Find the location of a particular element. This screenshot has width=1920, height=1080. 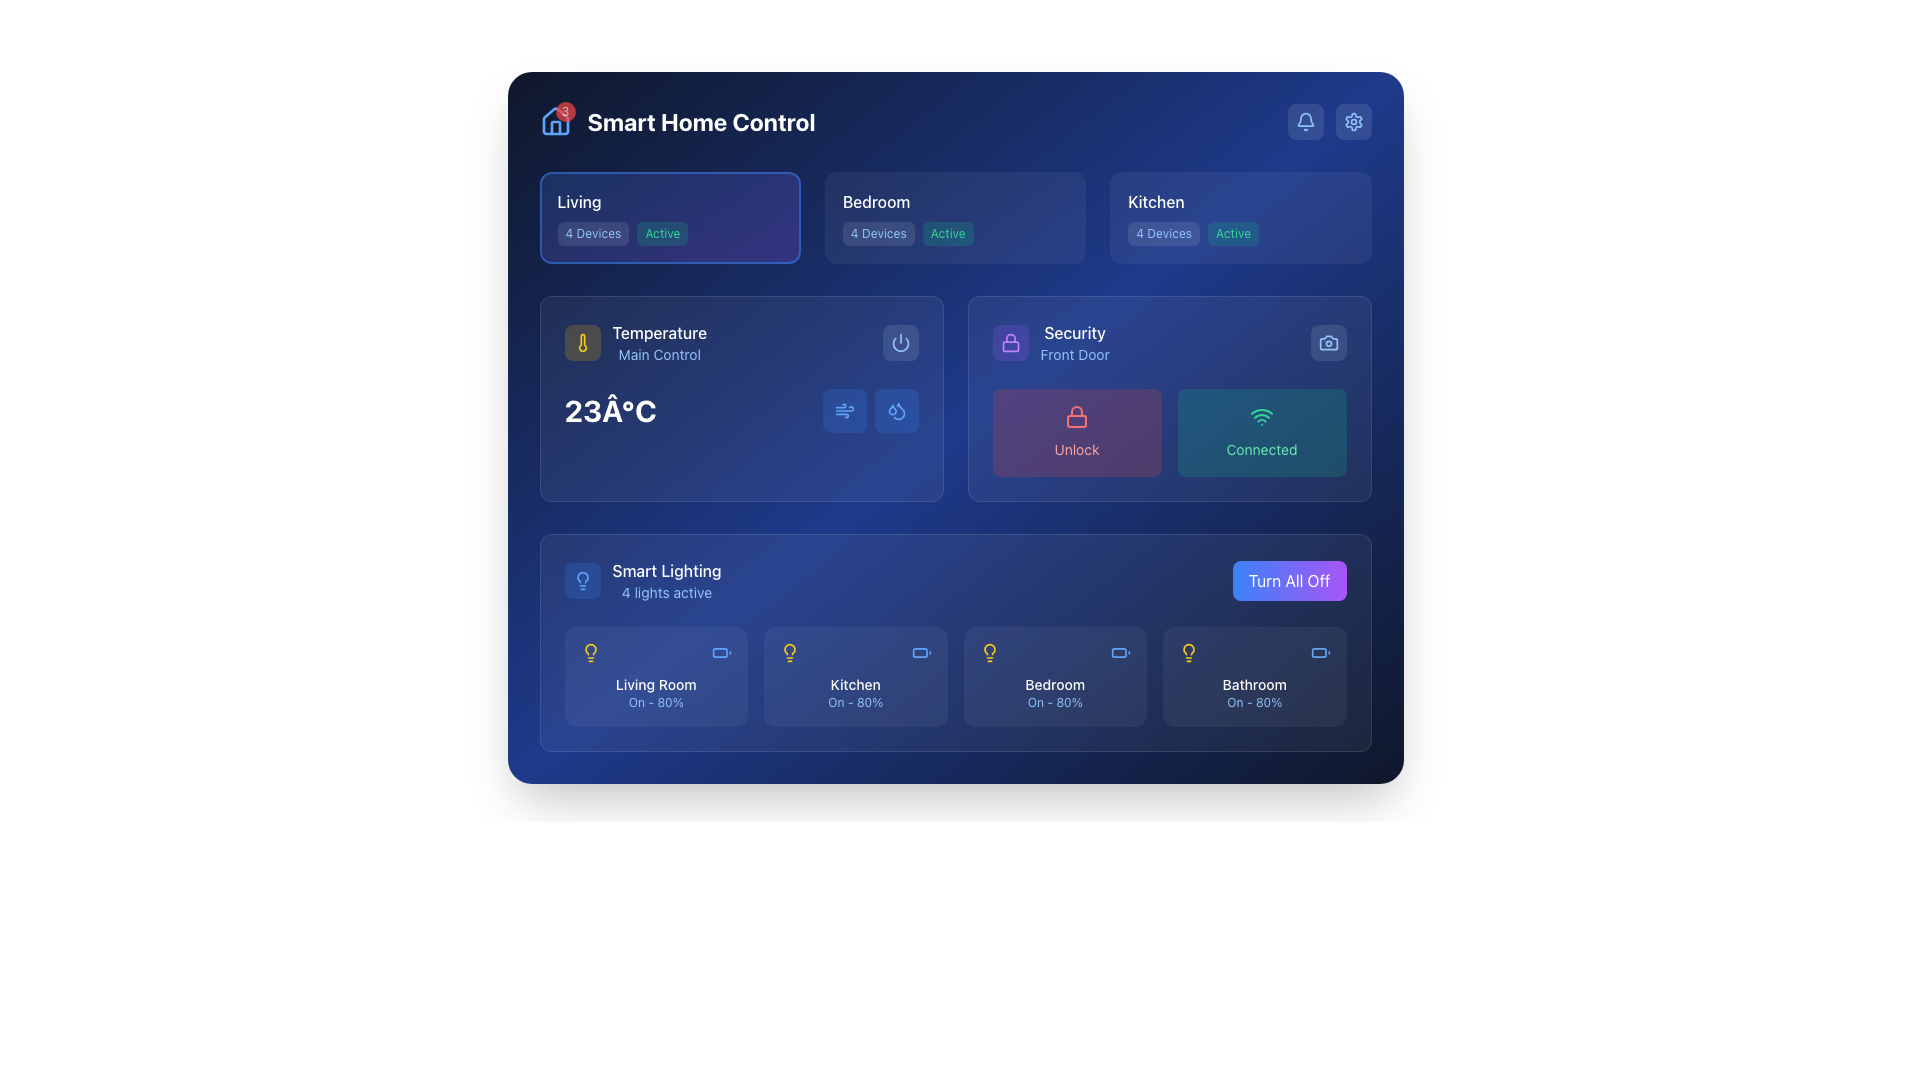

the rectangular-shaped component inside the padlock icon located in the 'Security' section of the UI is located at coordinates (1010, 345).